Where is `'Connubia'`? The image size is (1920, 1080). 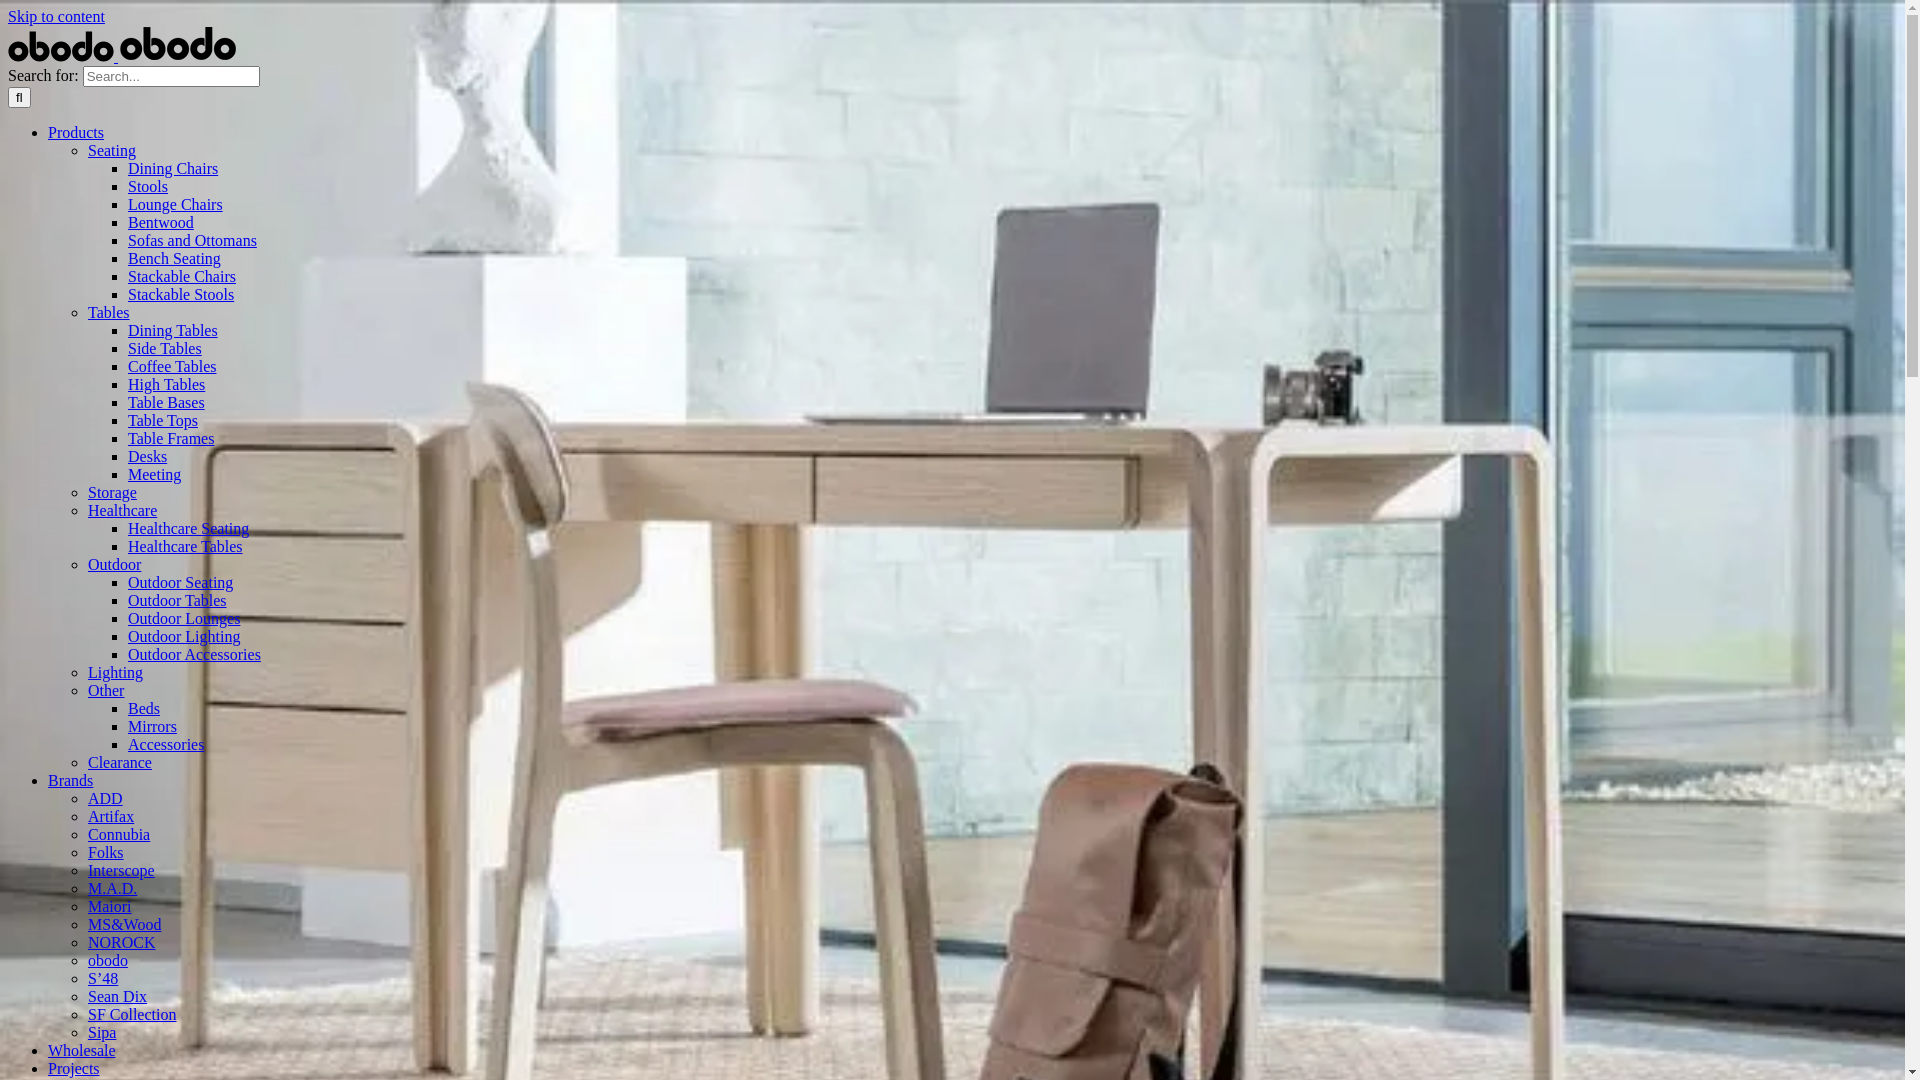
'Connubia' is located at coordinates (118, 834).